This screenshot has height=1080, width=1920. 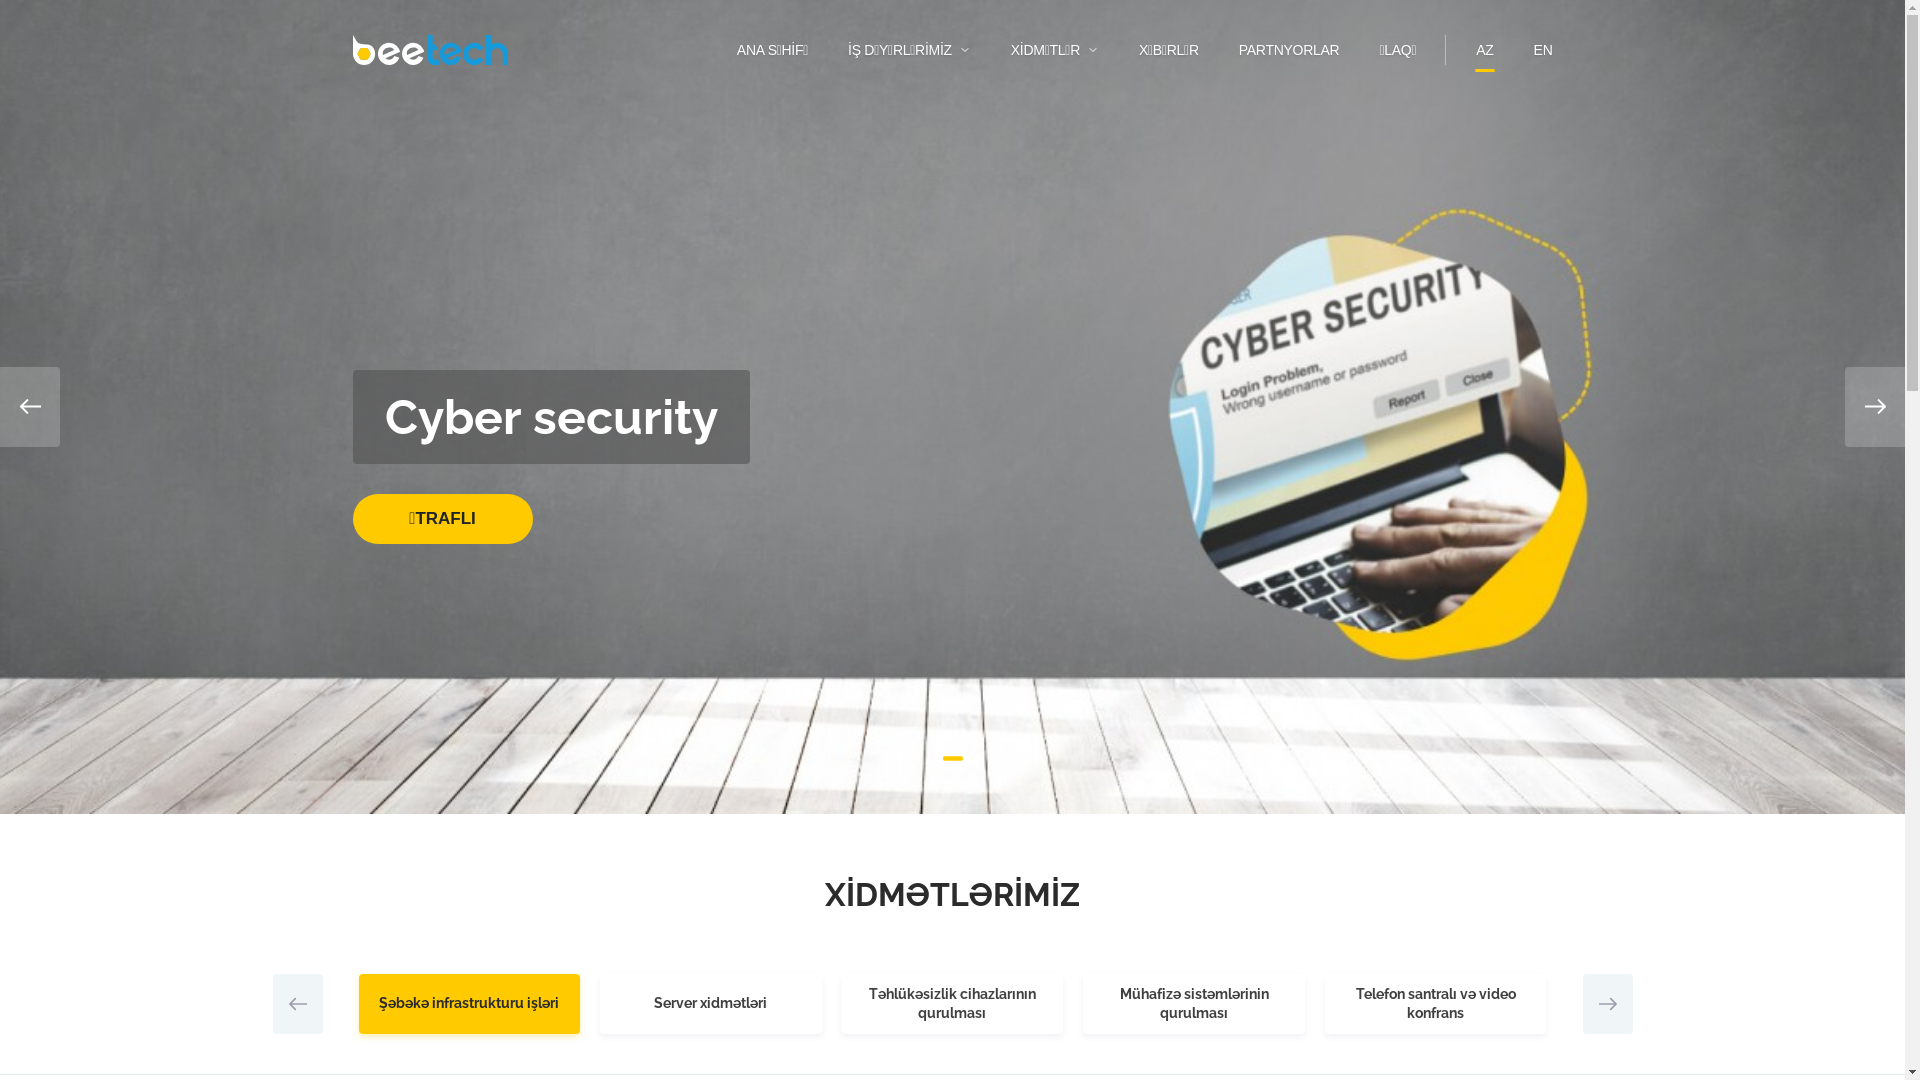 I want to click on 'PARTNYORLAR', so click(x=1237, y=49).